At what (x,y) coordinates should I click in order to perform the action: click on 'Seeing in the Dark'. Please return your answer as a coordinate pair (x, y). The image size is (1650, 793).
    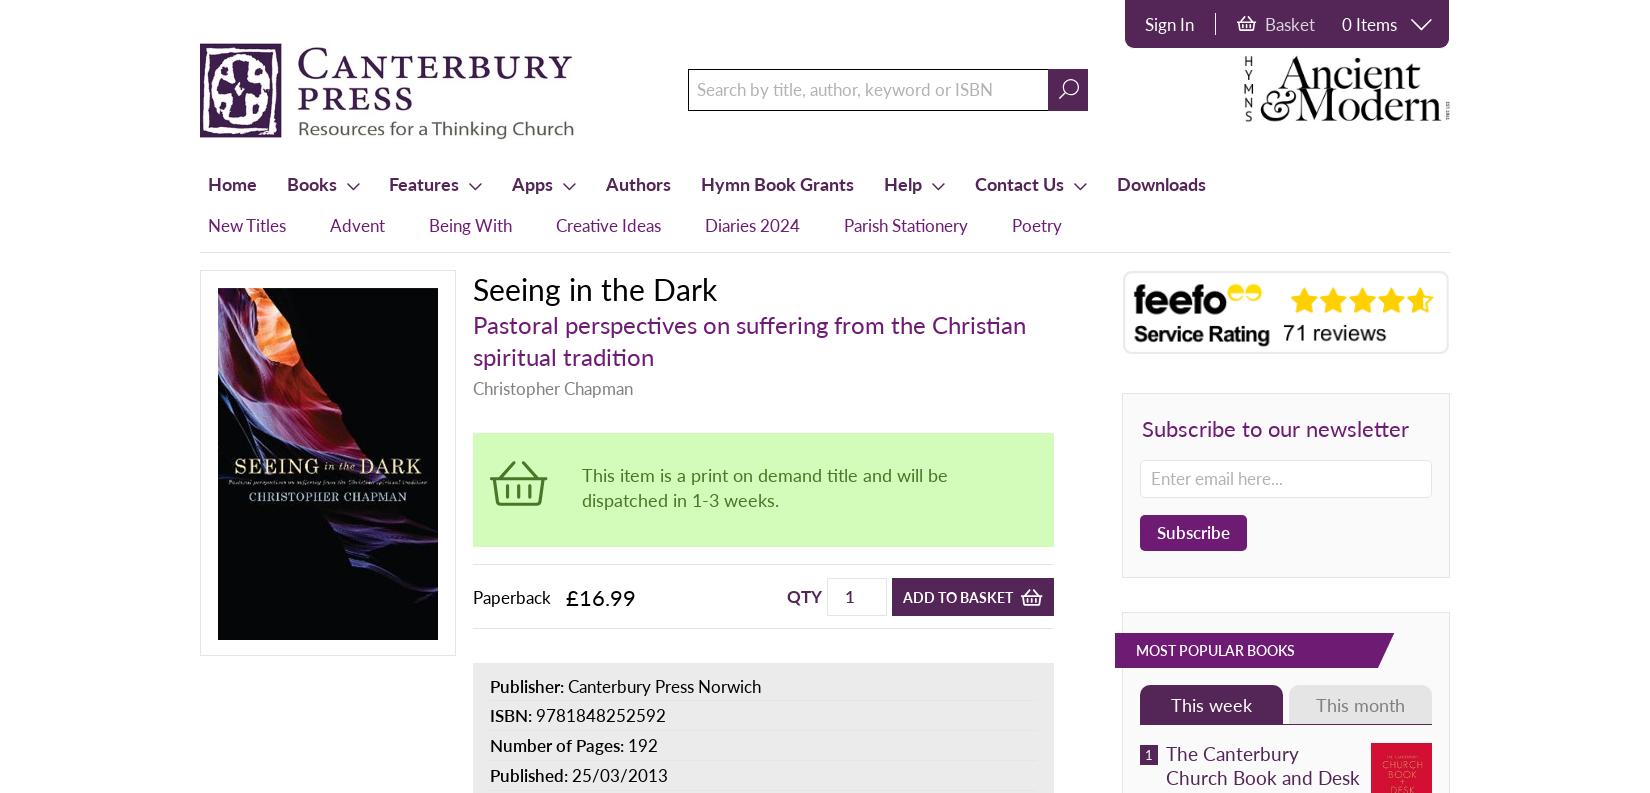
    Looking at the image, I should click on (472, 287).